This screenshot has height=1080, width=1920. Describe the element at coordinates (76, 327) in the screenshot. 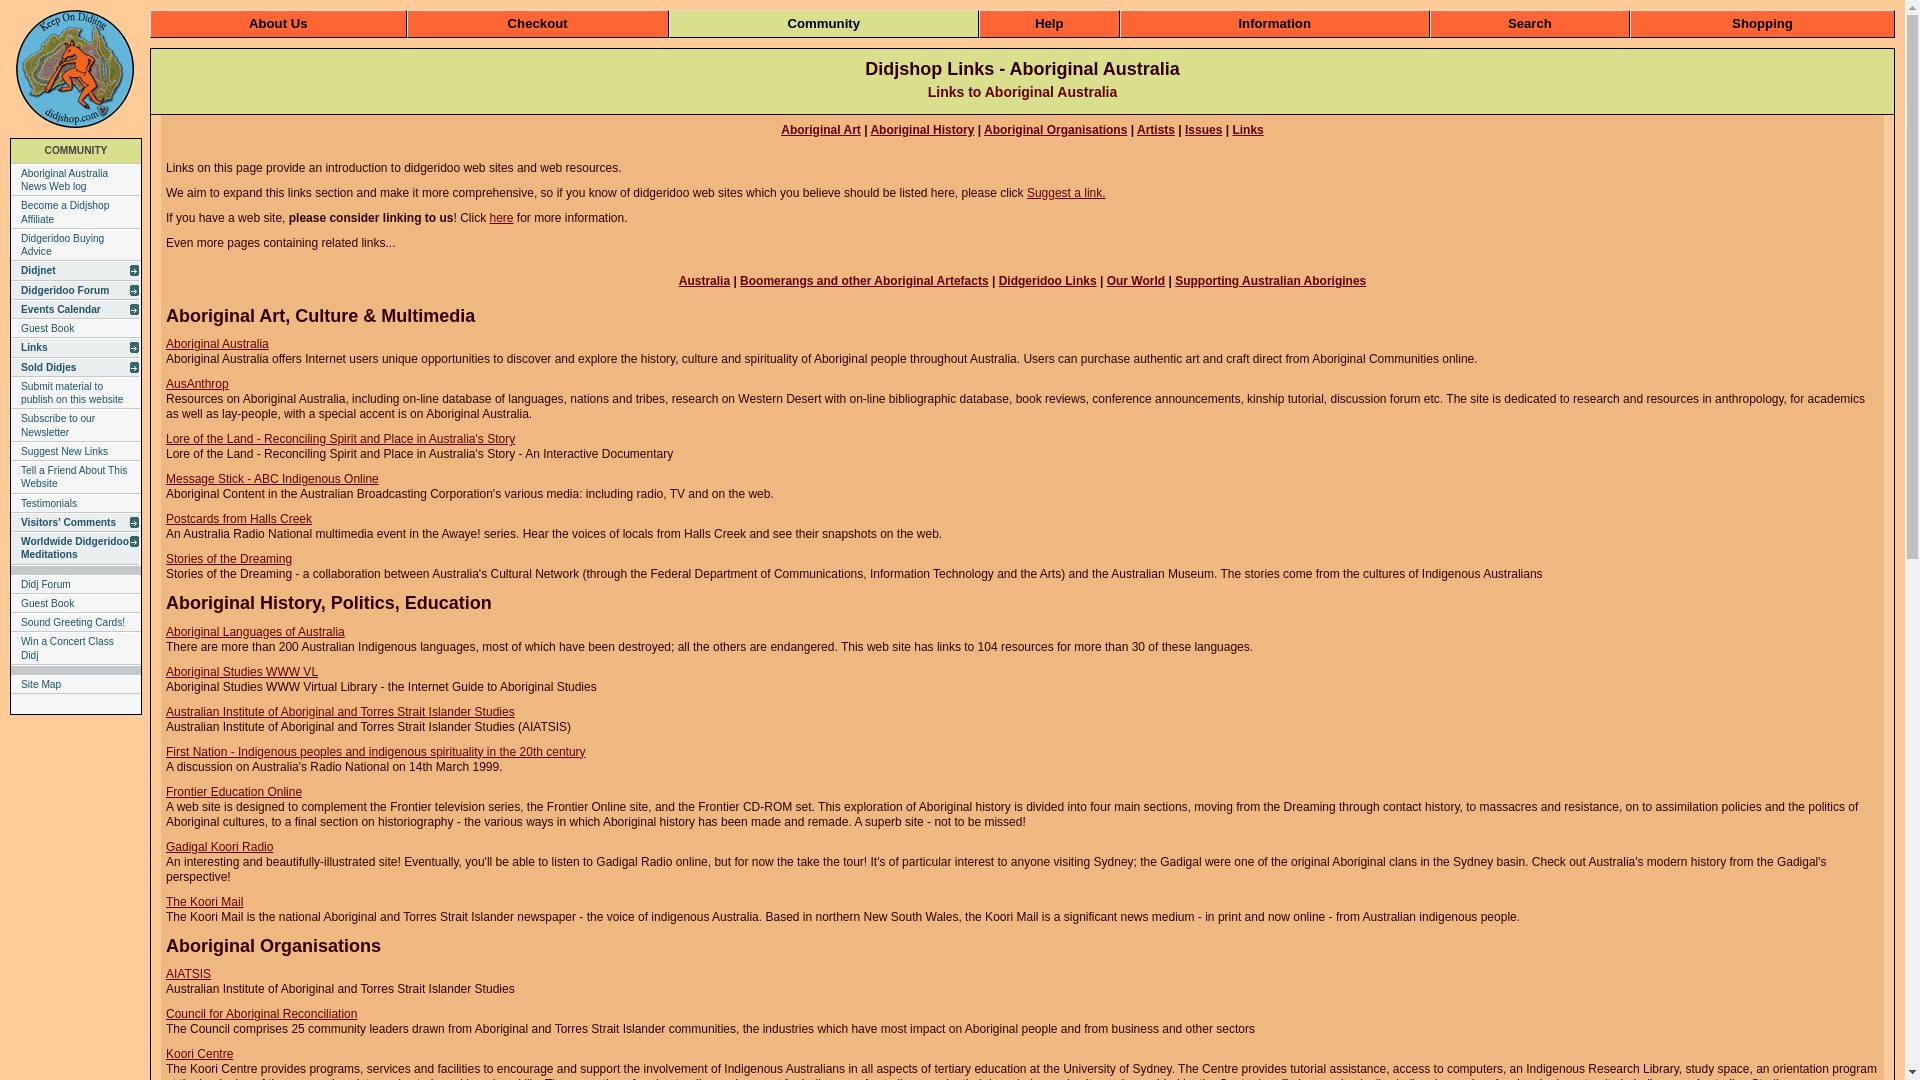

I see `'Guest Book'` at that location.